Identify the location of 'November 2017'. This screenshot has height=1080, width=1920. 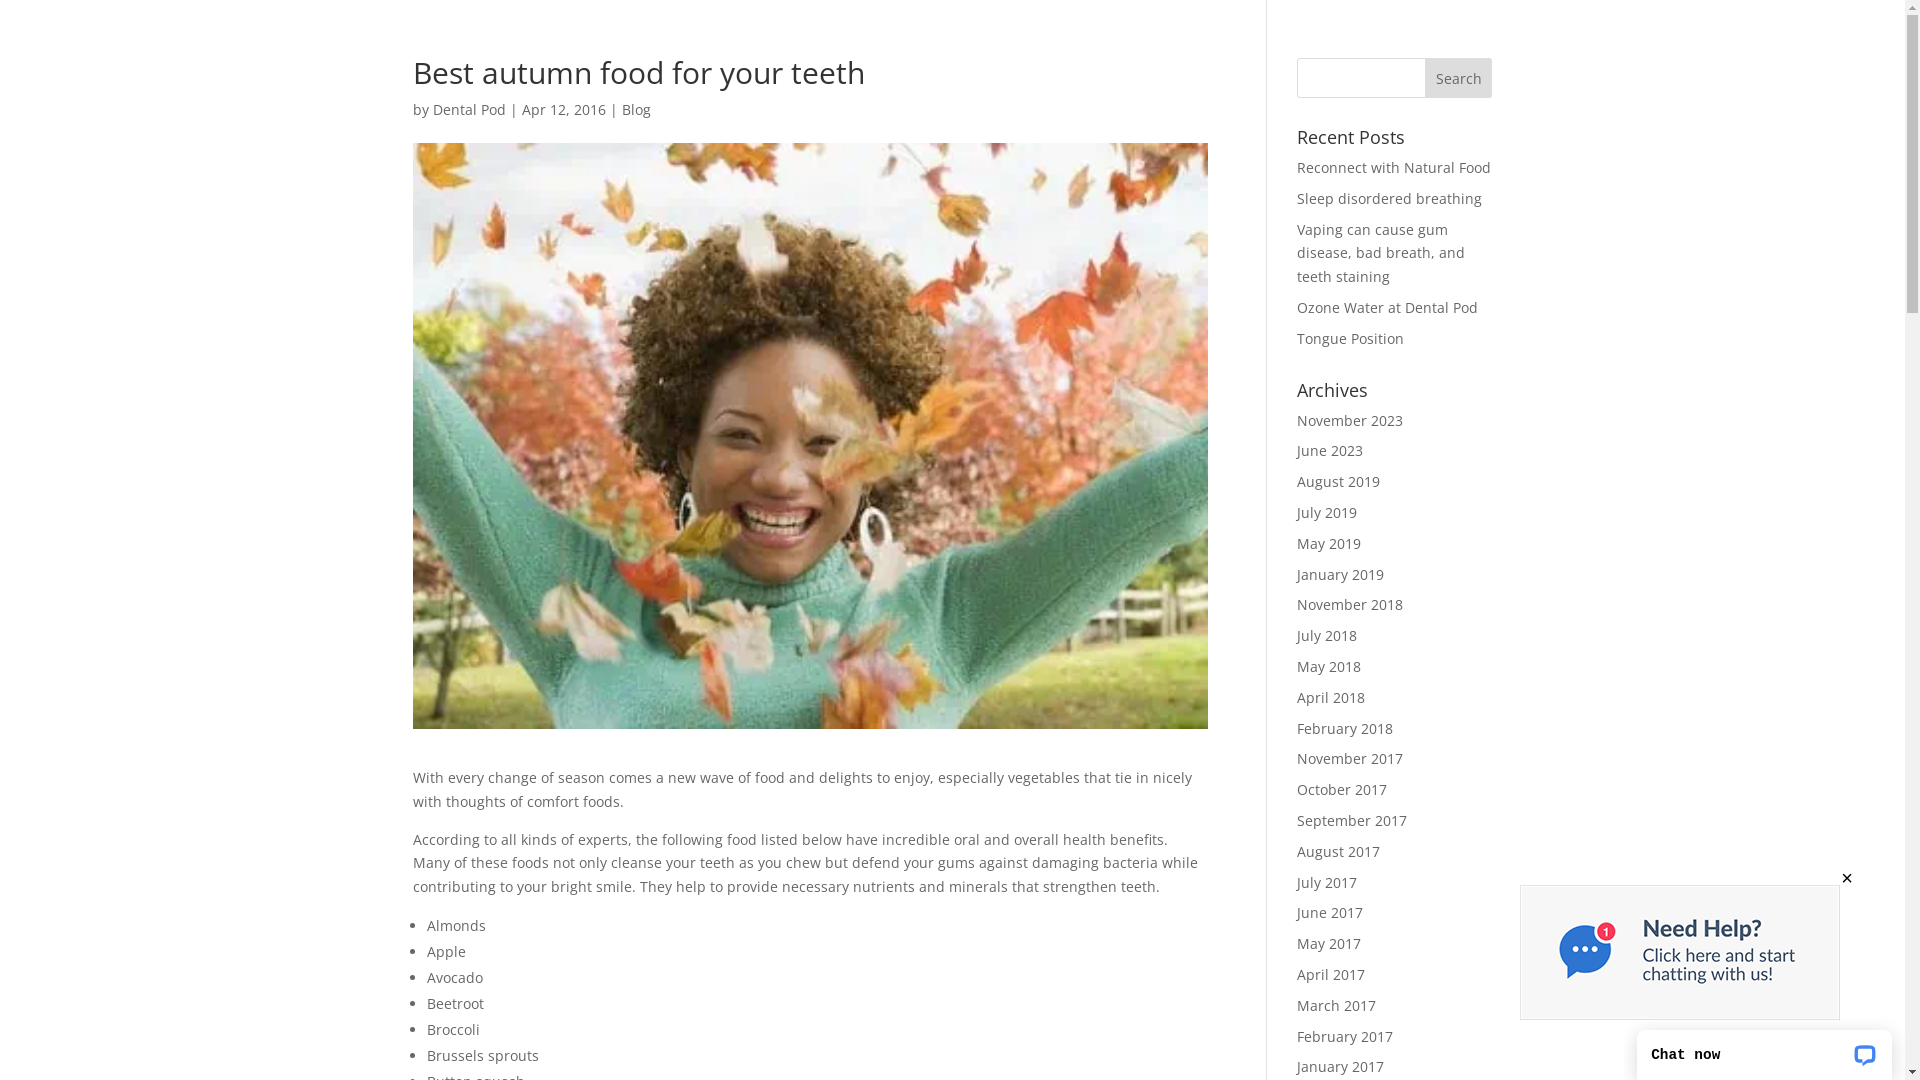
(1349, 758).